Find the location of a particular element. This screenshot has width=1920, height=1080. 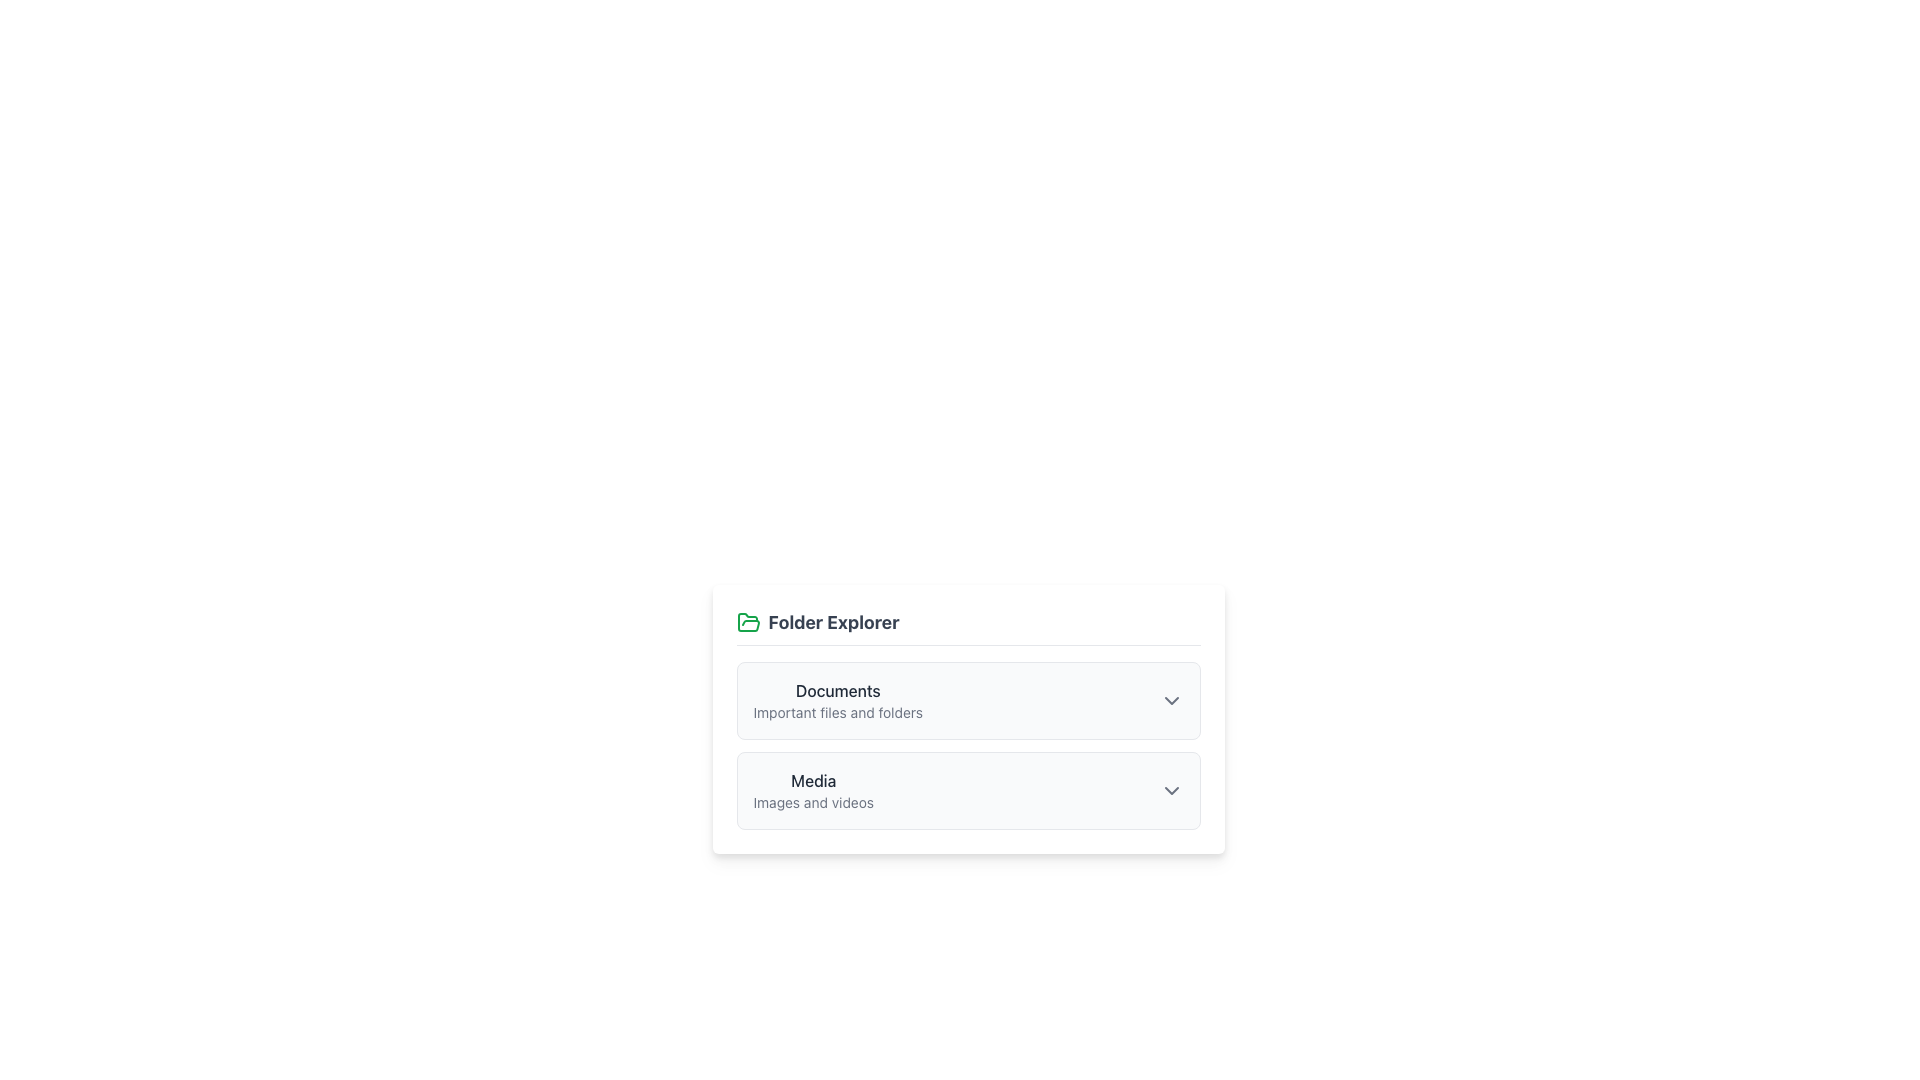

the label reading 'Important files and folders' which is positioned directly below the 'Documents' heading in the 'Folder Explorer' interface is located at coordinates (838, 712).